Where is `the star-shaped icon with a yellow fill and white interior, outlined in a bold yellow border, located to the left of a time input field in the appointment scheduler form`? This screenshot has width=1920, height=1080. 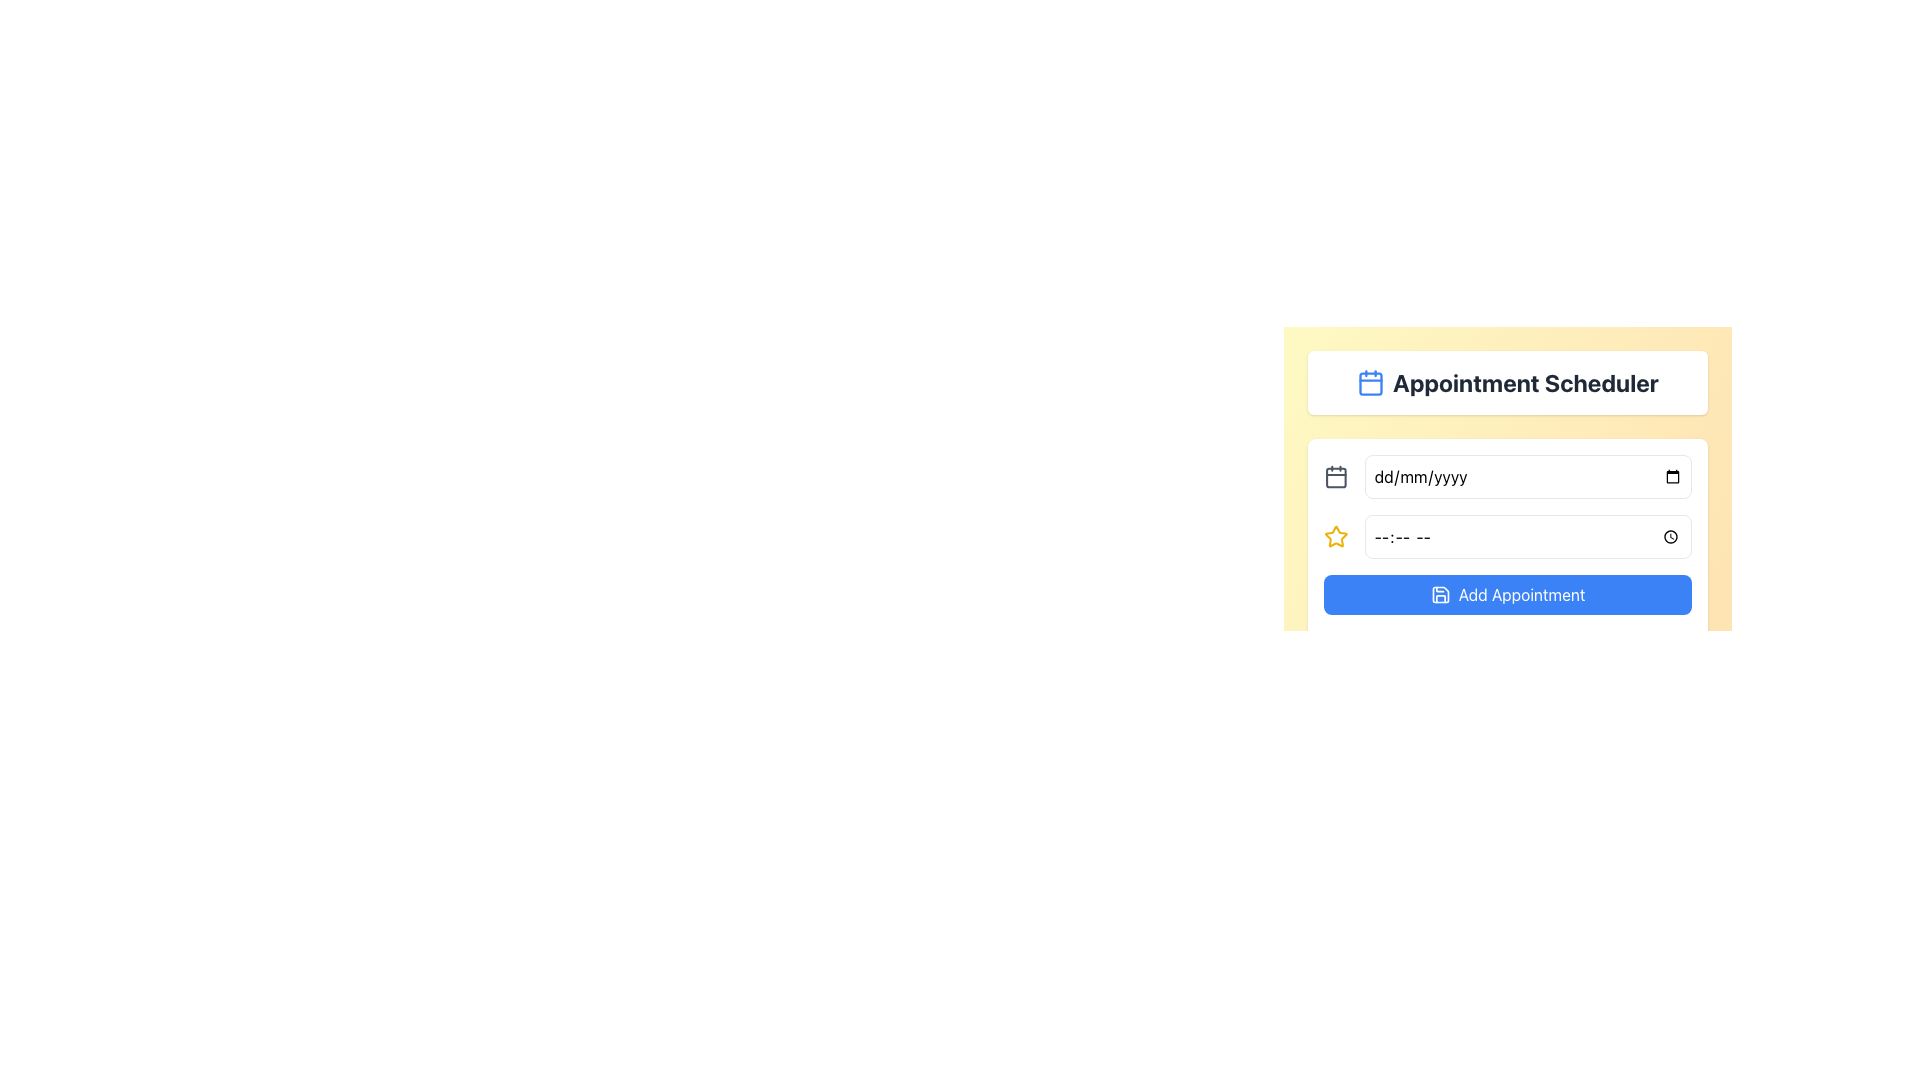 the star-shaped icon with a yellow fill and white interior, outlined in a bold yellow border, located to the left of a time input field in the appointment scheduler form is located at coordinates (1336, 535).